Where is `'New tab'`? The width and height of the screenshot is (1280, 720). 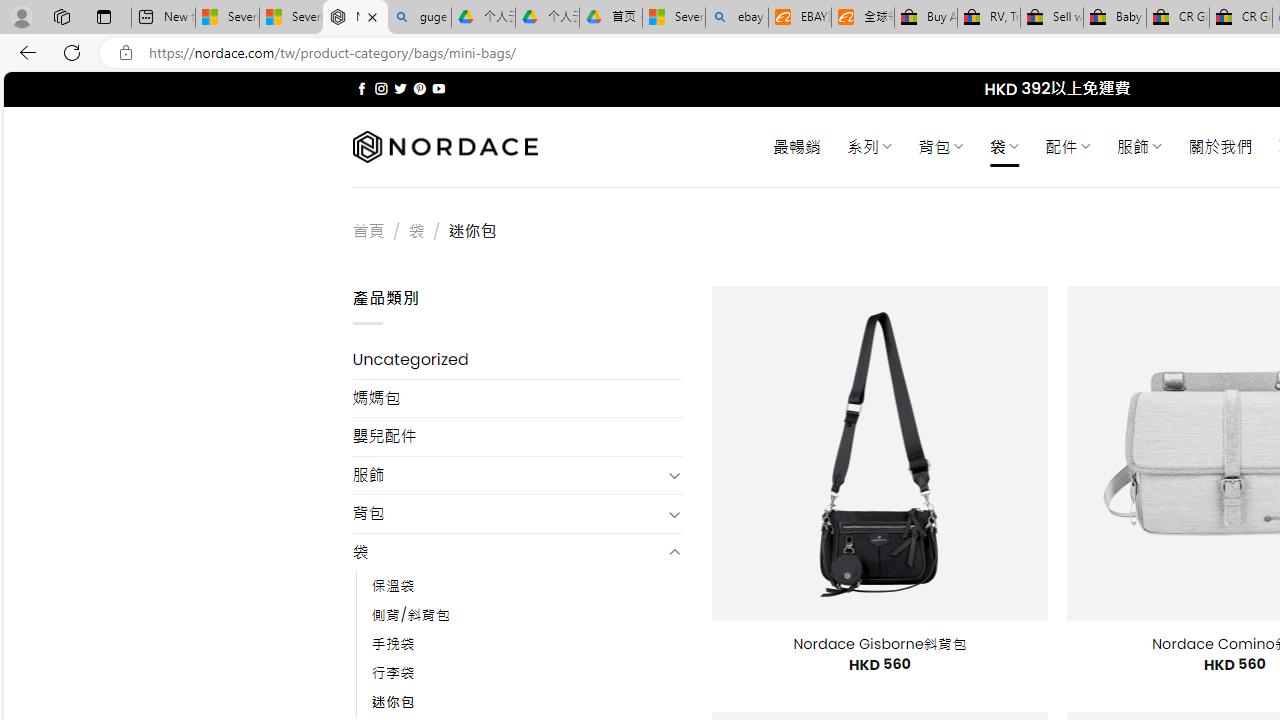 'New tab' is located at coordinates (163, 17).